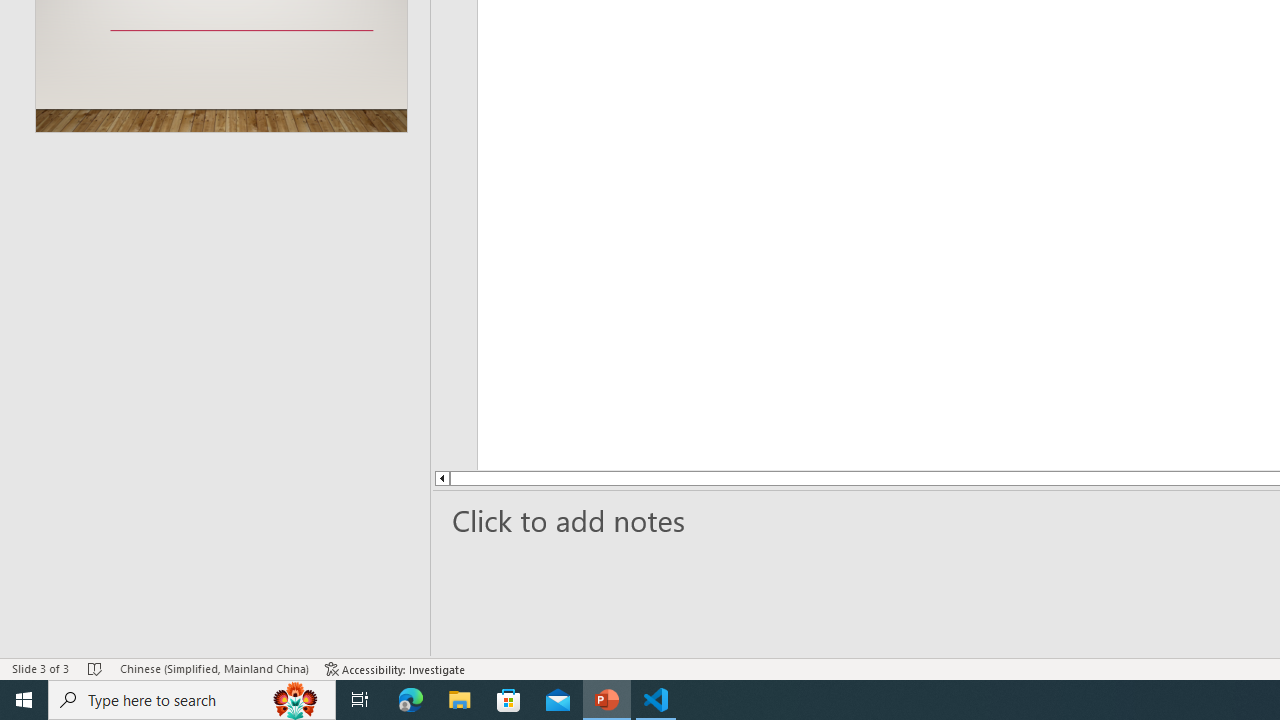 The height and width of the screenshot is (720, 1280). What do you see at coordinates (382, 478) in the screenshot?
I see `'Line up'` at bounding box center [382, 478].